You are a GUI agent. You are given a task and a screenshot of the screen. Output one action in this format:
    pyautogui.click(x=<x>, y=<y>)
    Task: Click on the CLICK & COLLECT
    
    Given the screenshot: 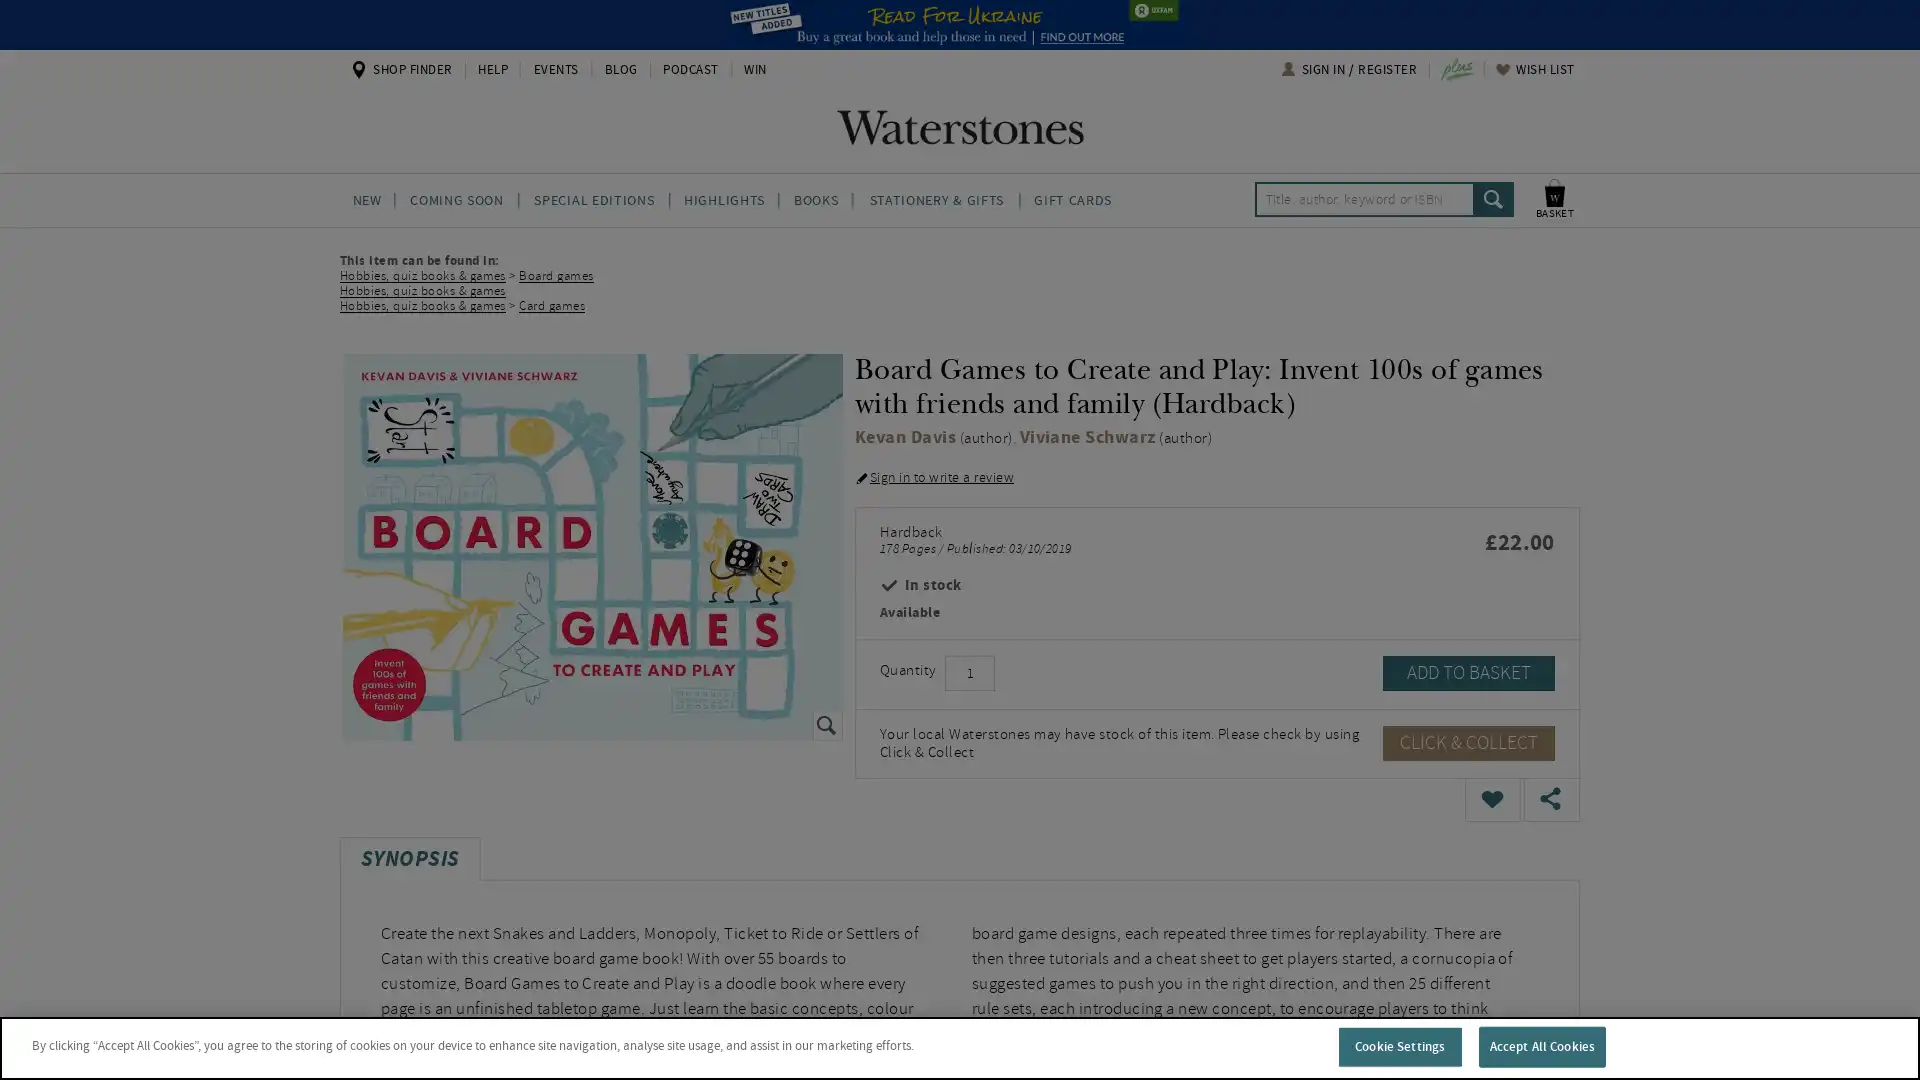 What is the action you would take?
    pyautogui.click(x=1468, y=742)
    